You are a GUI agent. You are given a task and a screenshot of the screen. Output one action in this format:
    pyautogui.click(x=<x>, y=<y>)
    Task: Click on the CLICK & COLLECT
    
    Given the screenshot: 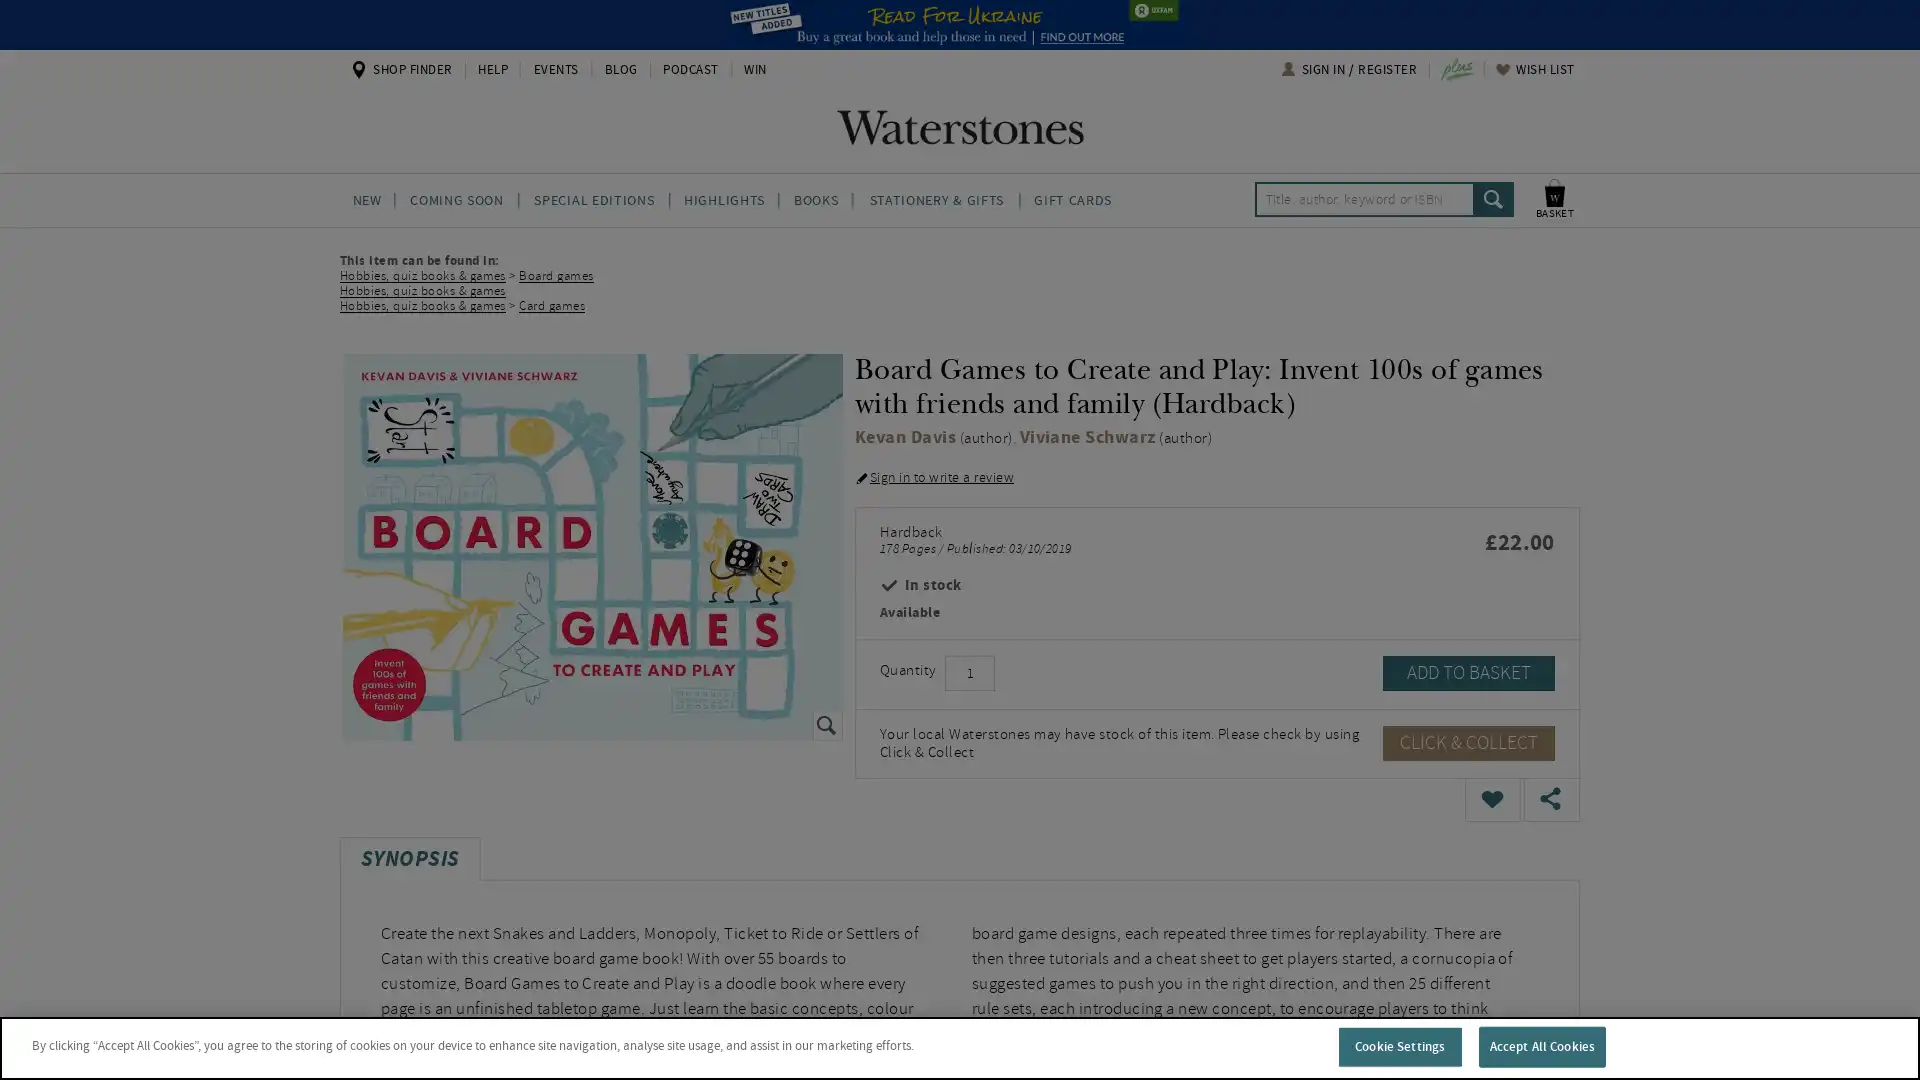 What is the action you would take?
    pyautogui.click(x=1468, y=742)
    